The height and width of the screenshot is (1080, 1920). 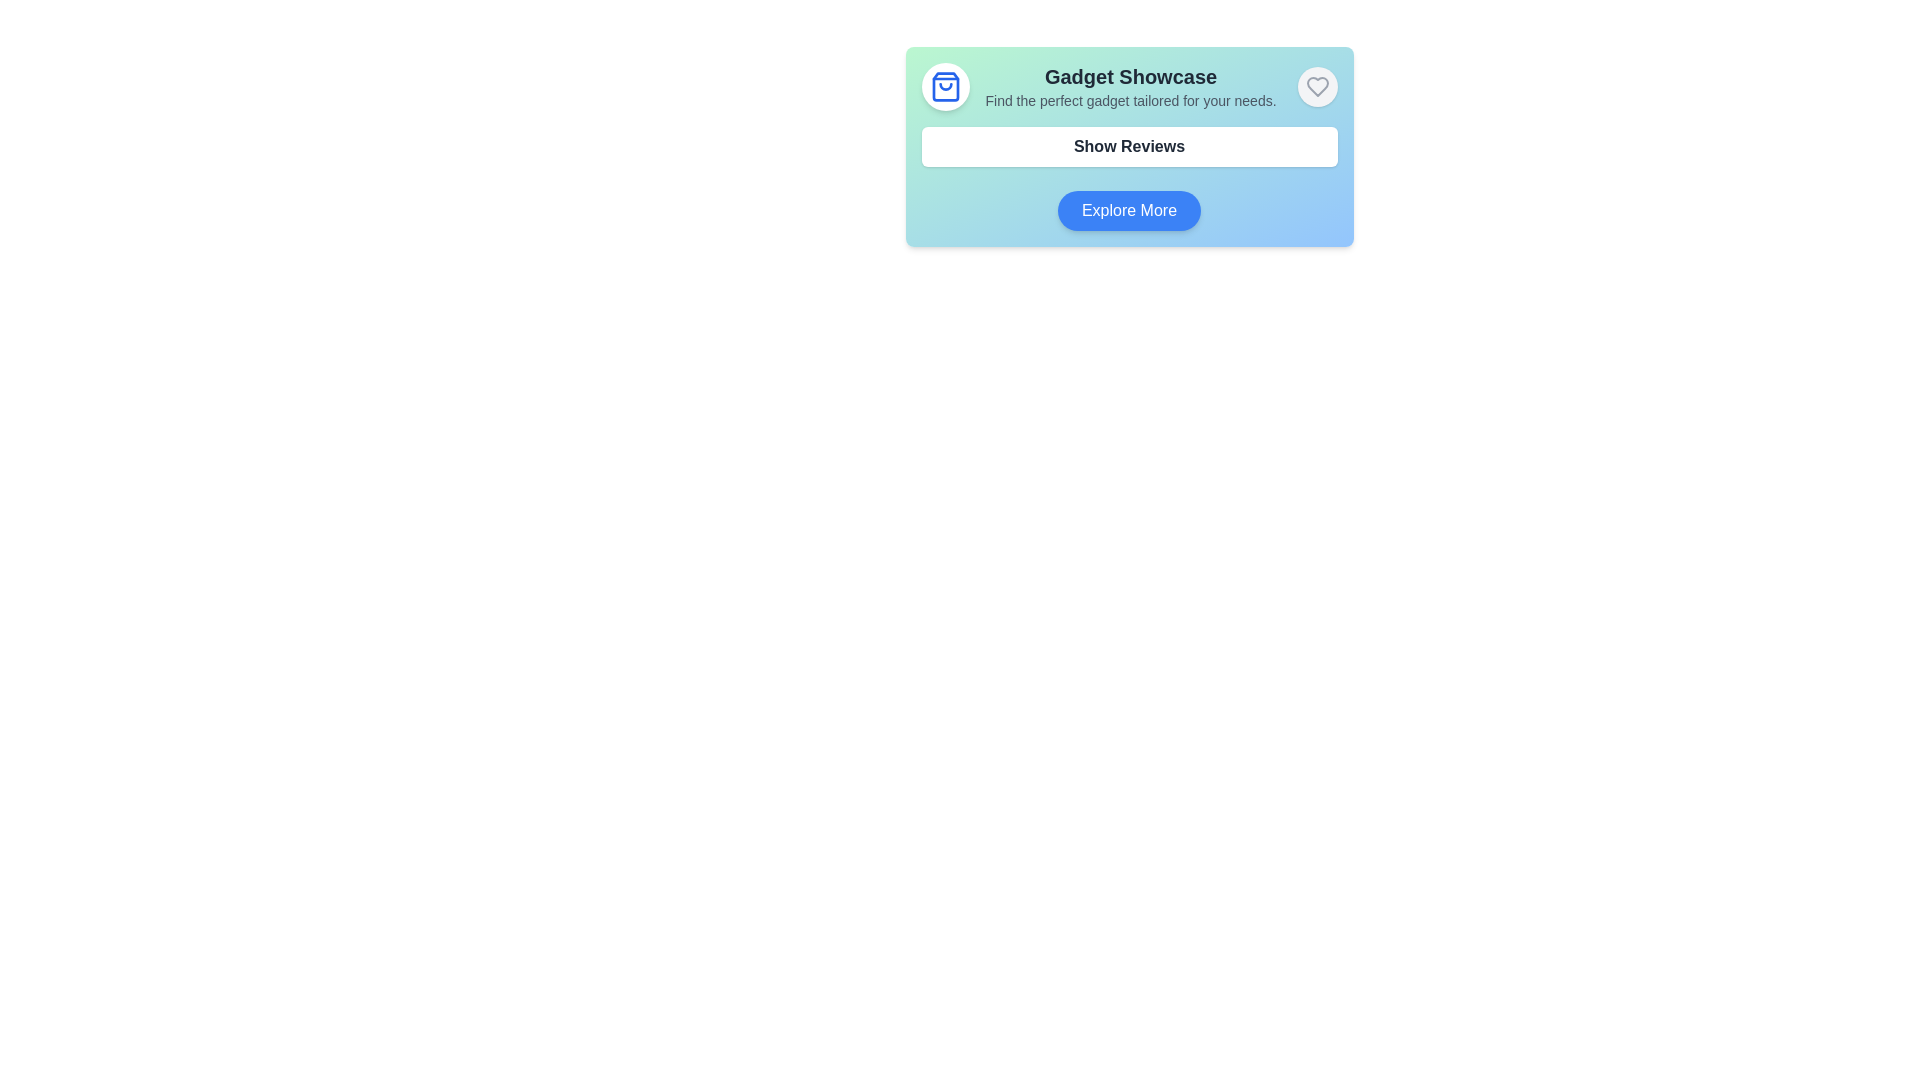 I want to click on the 'Gadget Showcase' heading element, so click(x=1131, y=76).